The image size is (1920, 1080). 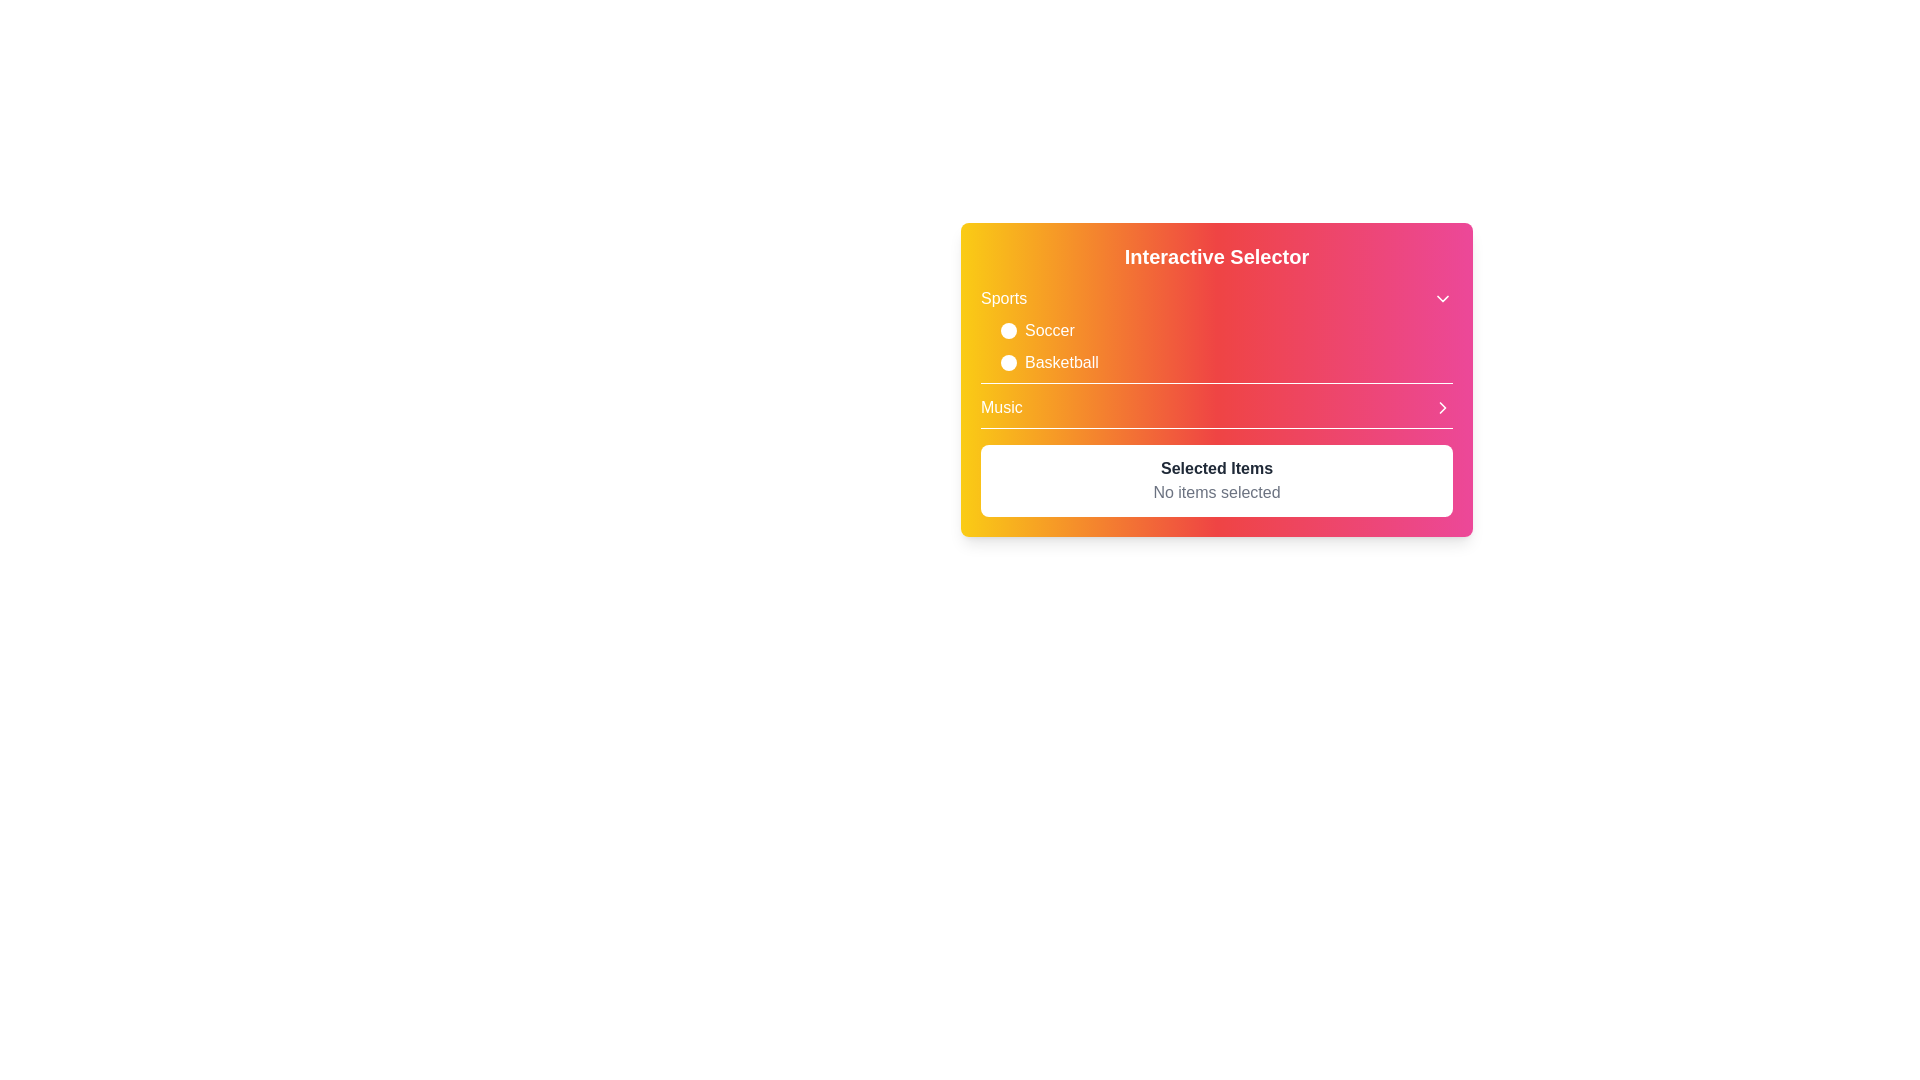 I want to click on the small circular icon with a white background and a gray border, located to the left of the word 'Soccer' in the 'Sports' section, so click(x=1008, y=330).